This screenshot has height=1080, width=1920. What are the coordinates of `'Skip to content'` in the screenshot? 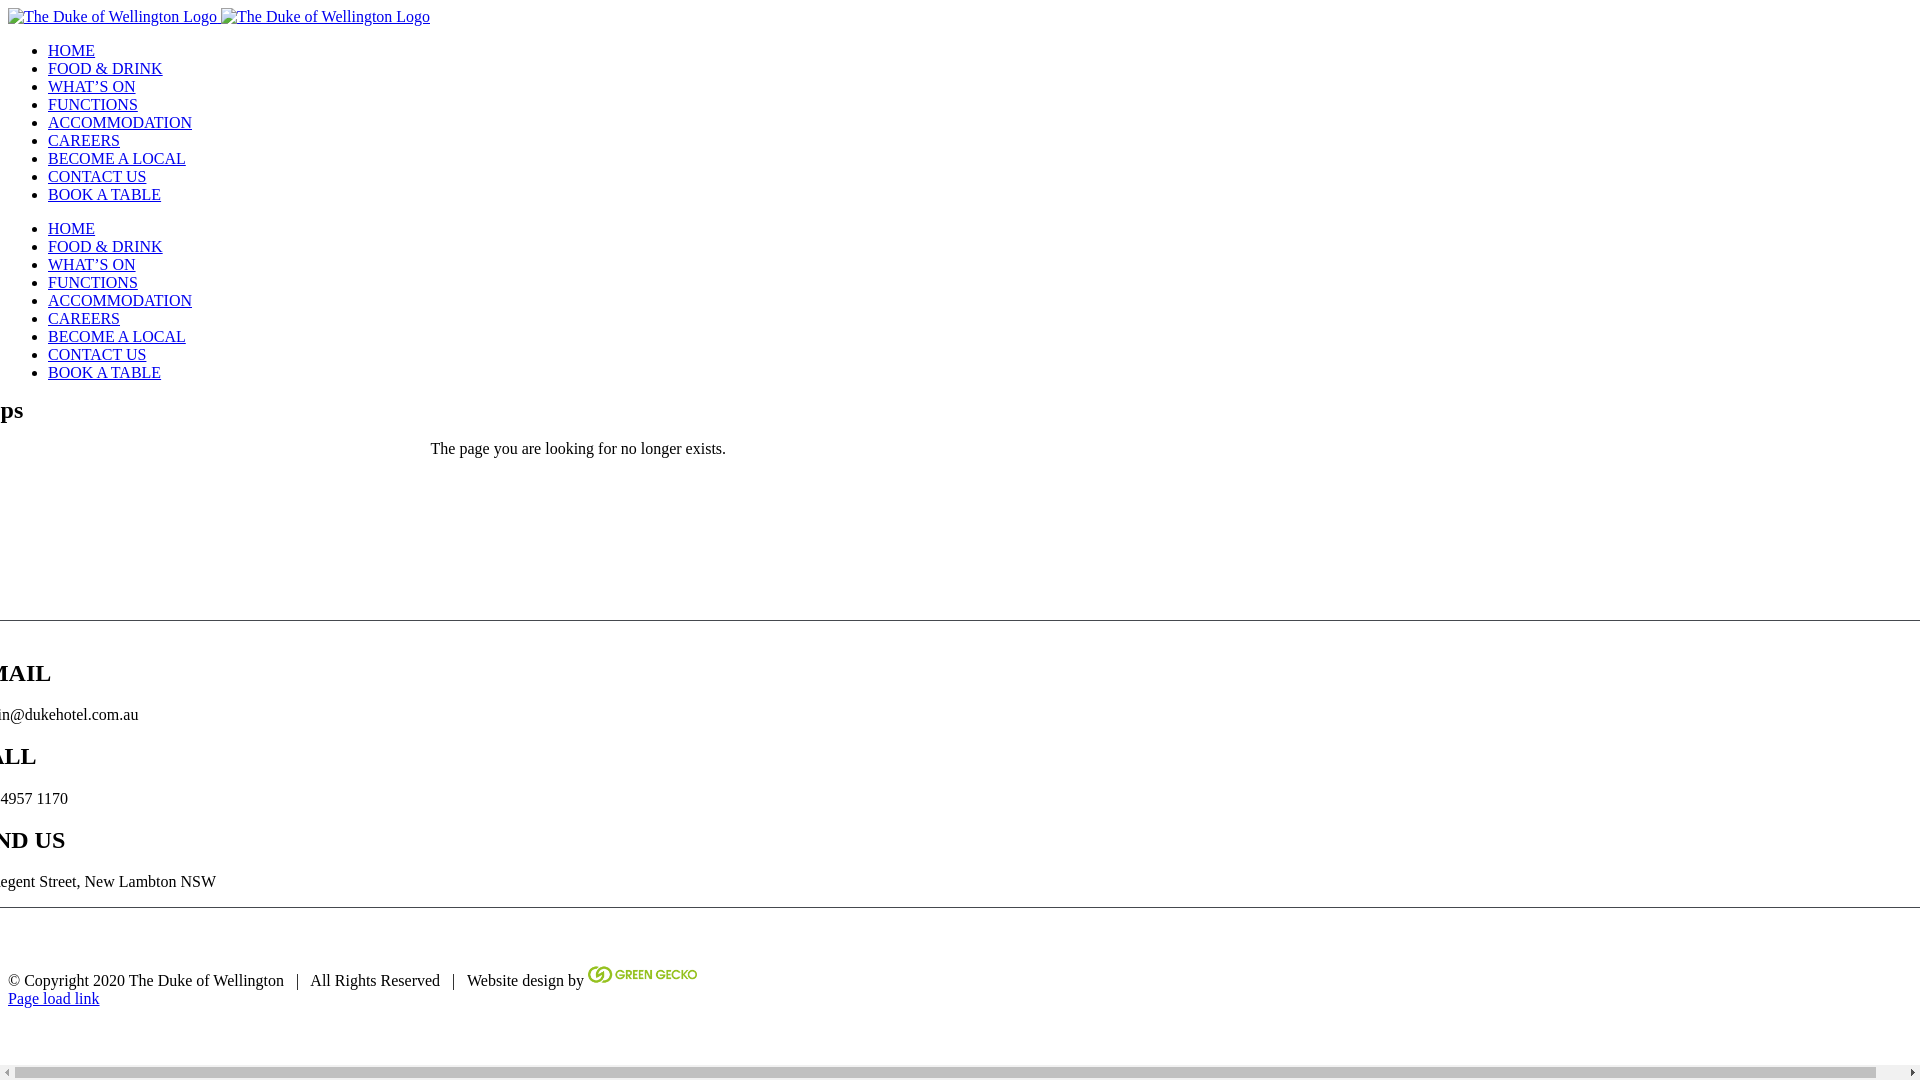 It's located at (7, 7).